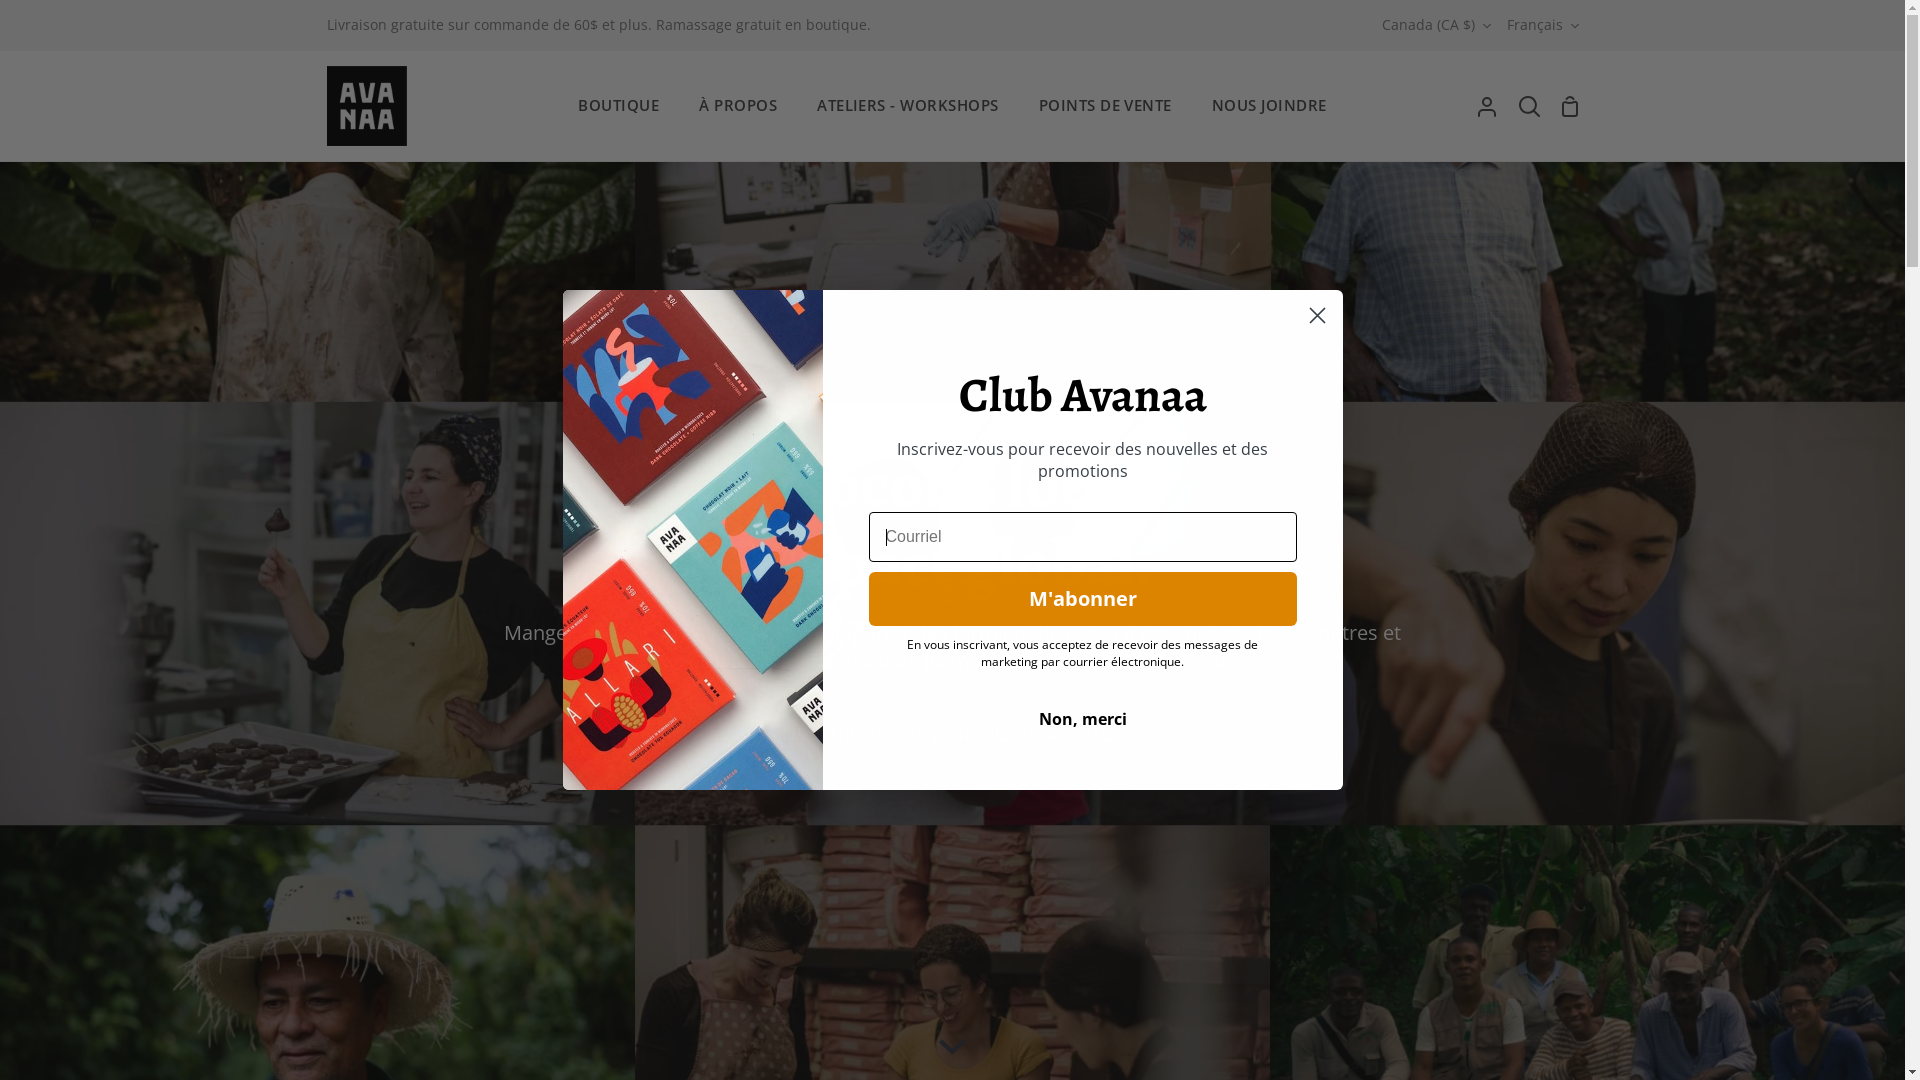 The height and width of the screenshot is (1080, 1920). I want to click on 'Non, merci', so click(1080, 717).